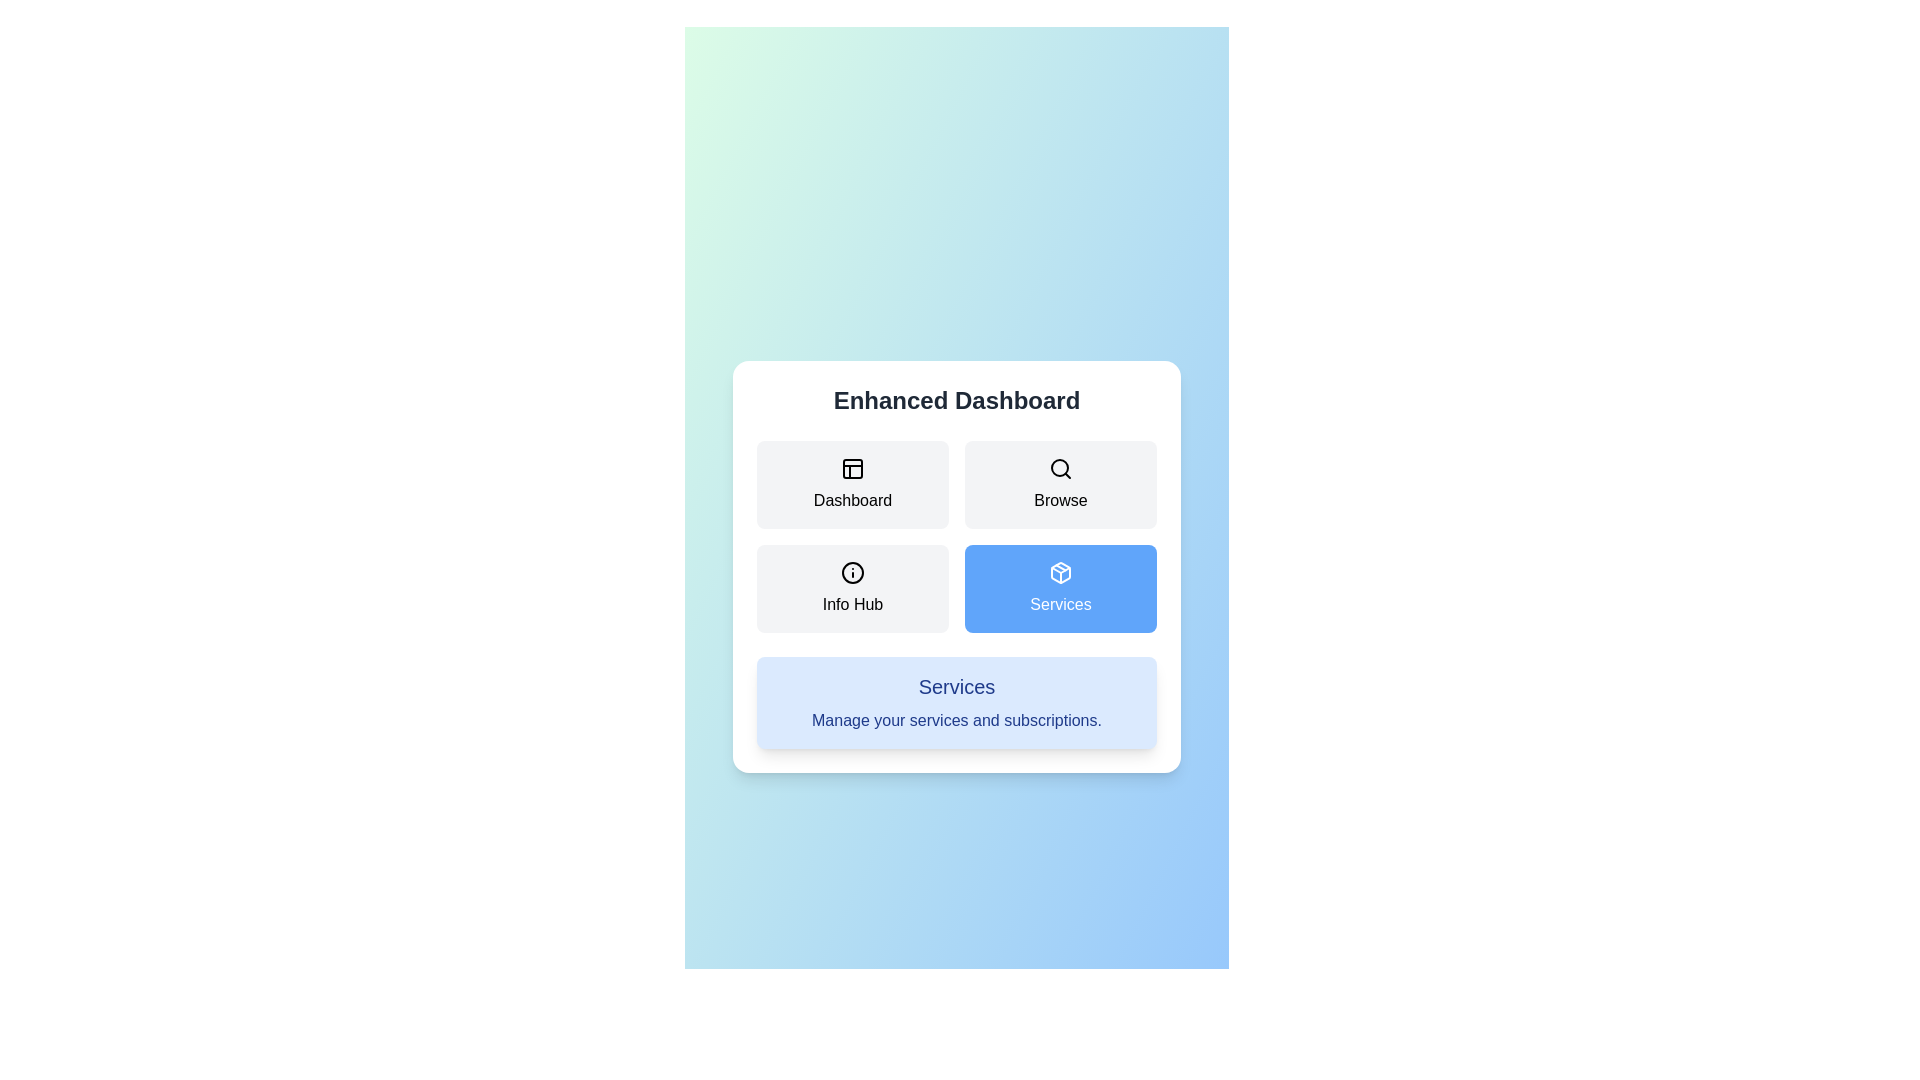 This screenshot has width=1920, height=1080. Describe the element at coordinates (1059, 588) in the screenshot. I see `the Services tab by clicking on its button` at that location.